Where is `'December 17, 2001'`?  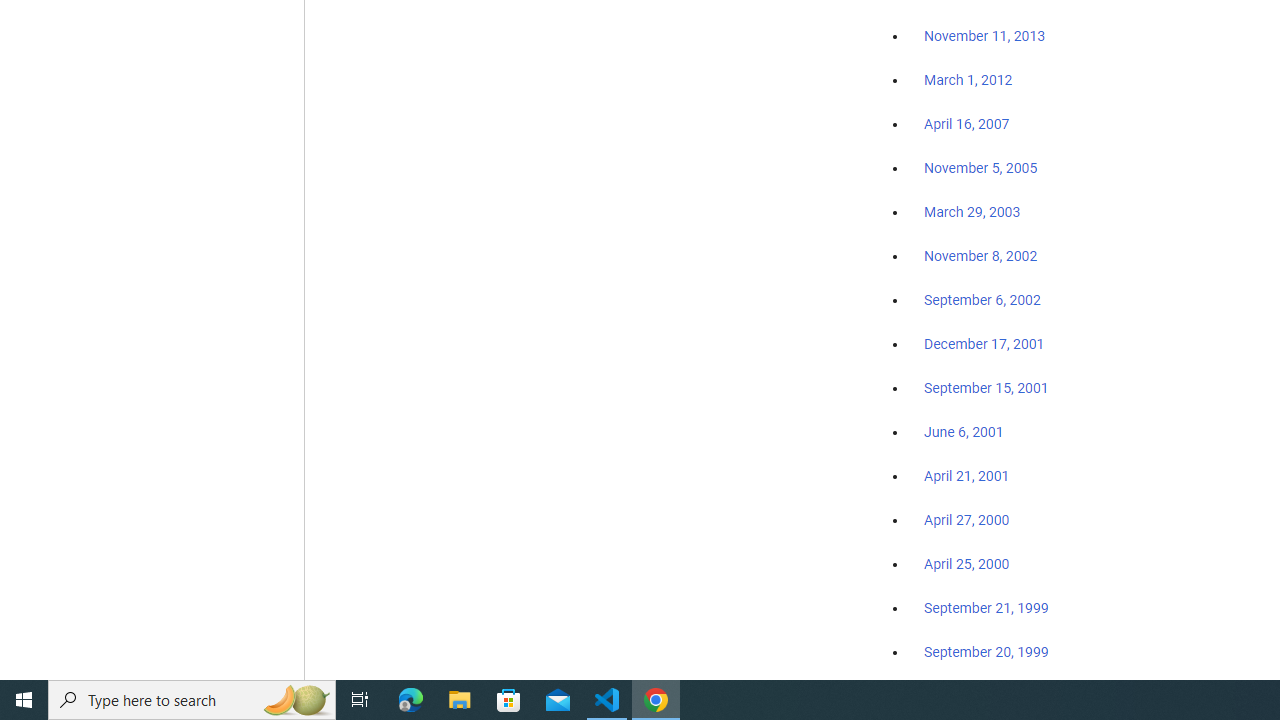 'December 17, 2001' is located at coordinates (984, 342).